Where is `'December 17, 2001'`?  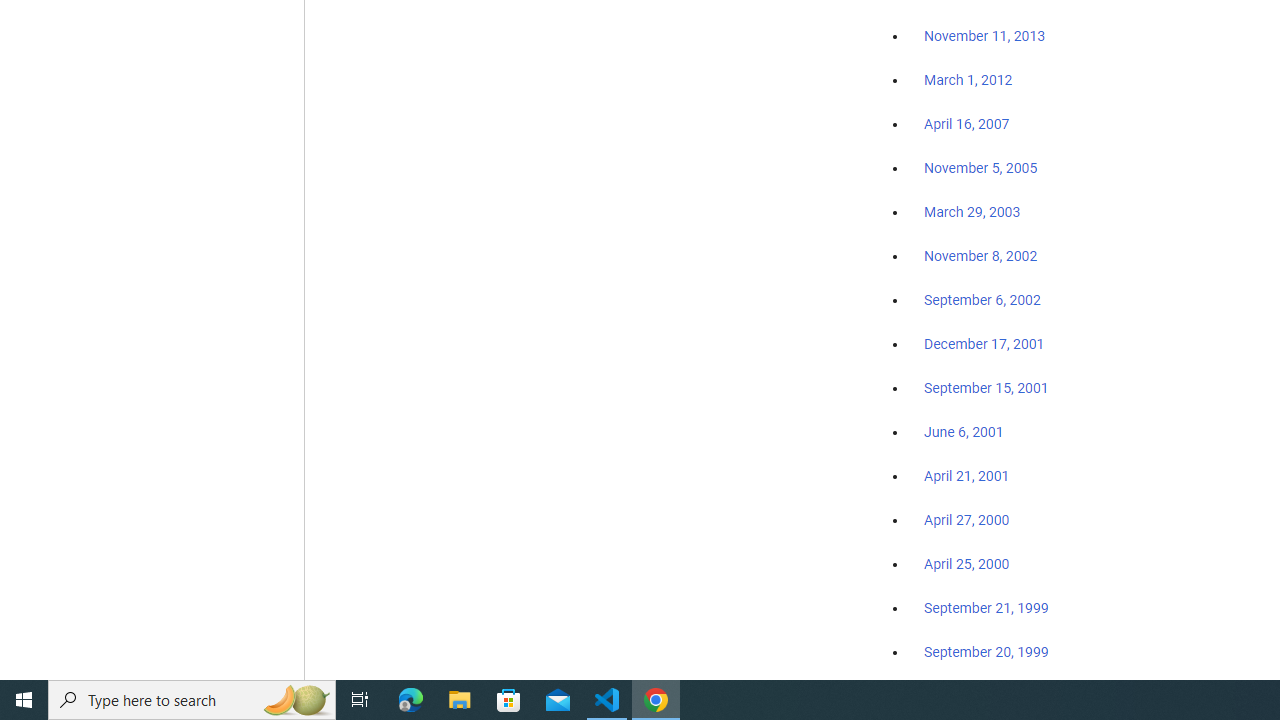 'December 17, 2001' is located at coordinates (984, 342).